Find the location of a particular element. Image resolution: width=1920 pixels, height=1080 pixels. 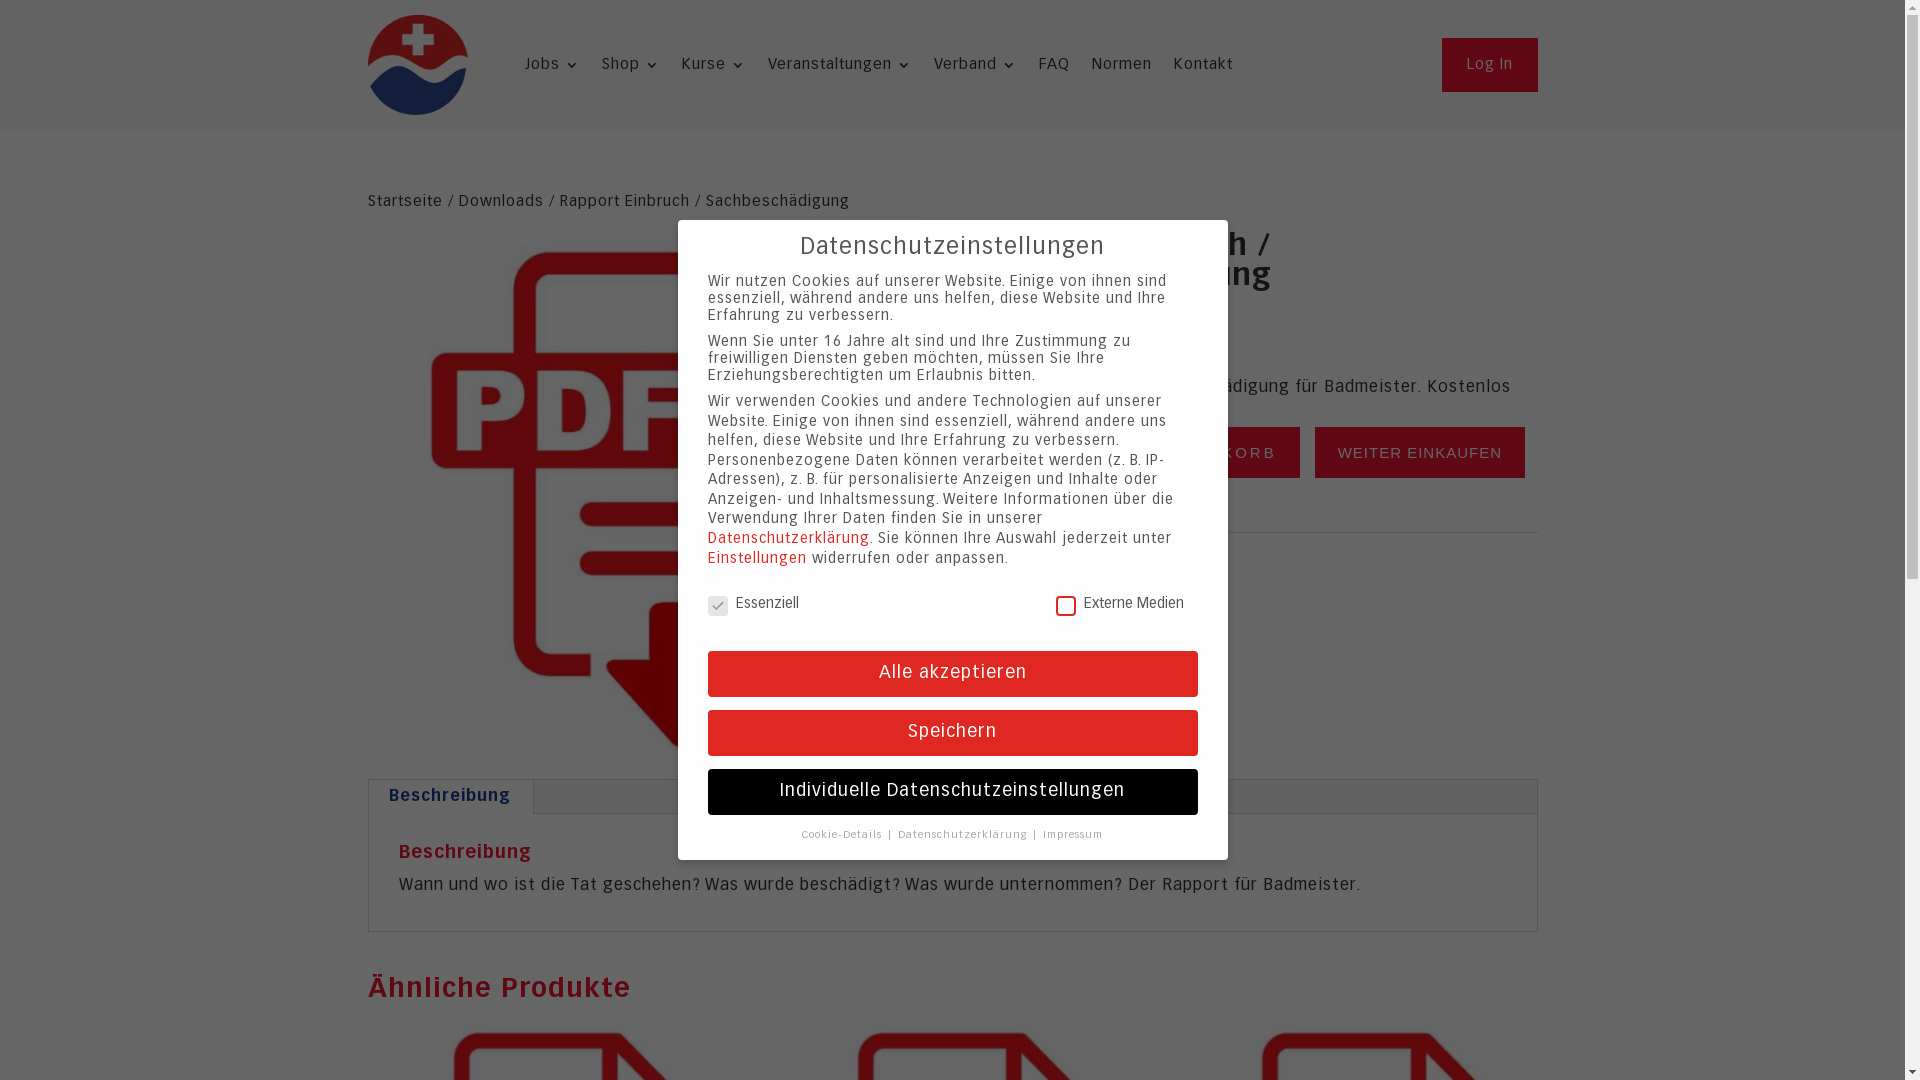

'Jobs' is located at coordinates (524, 68).